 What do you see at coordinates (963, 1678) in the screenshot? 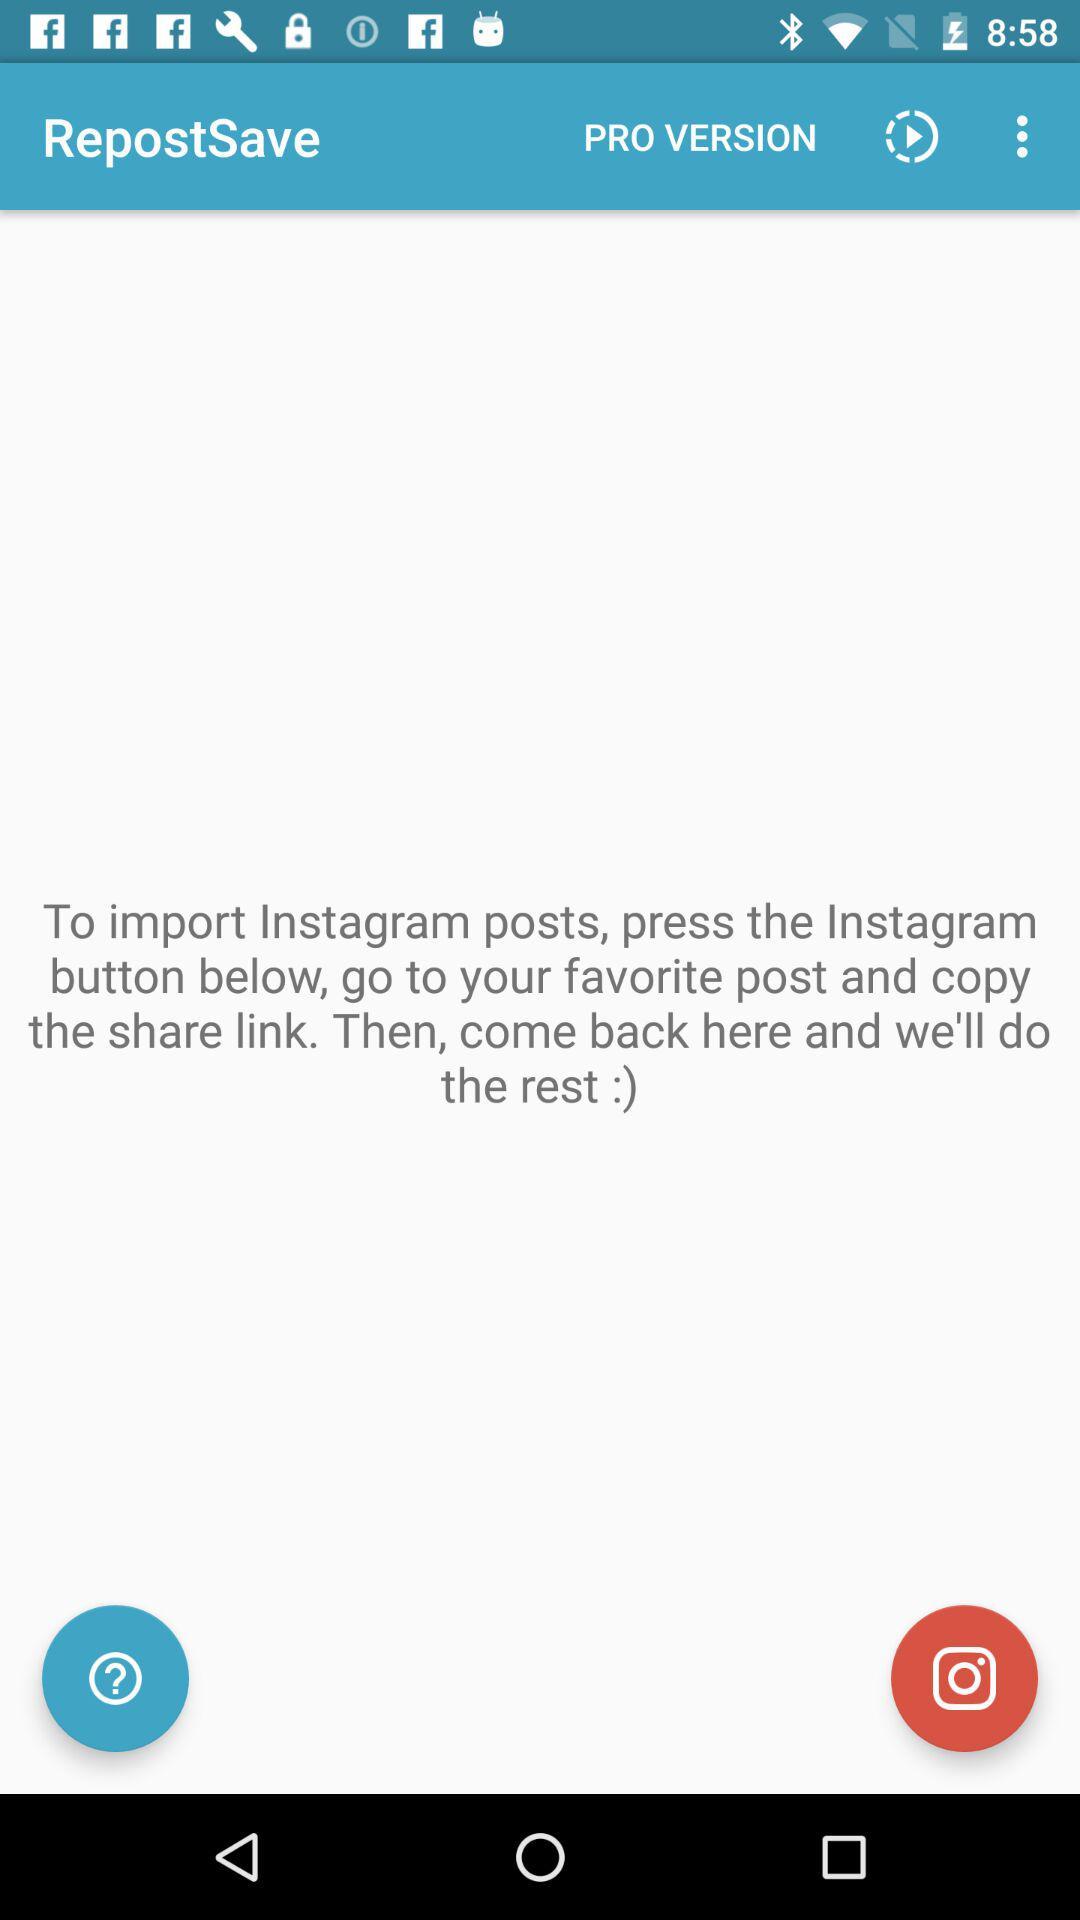
I see `icon at the bottom right corner` at bounding box center [963, 1678].